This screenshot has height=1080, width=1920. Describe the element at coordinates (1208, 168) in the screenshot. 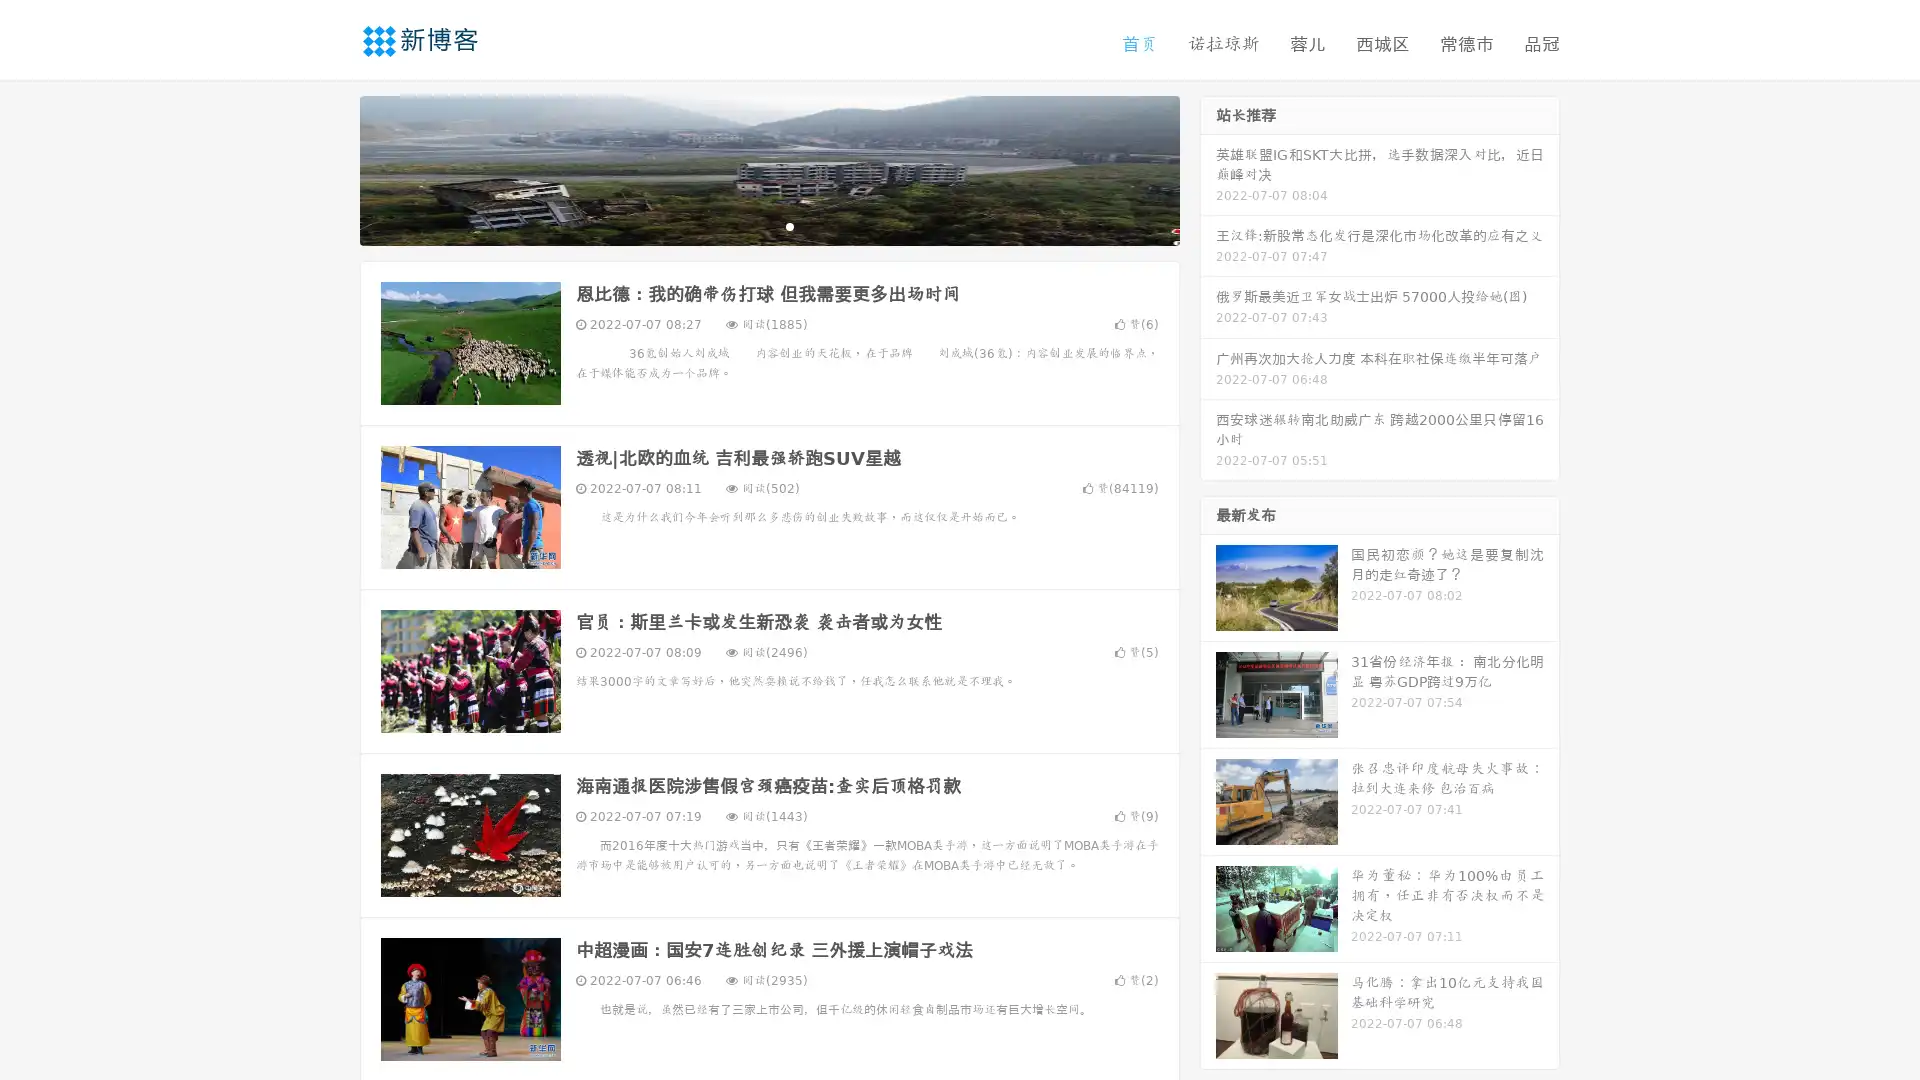

I see `Next slide` at that location.